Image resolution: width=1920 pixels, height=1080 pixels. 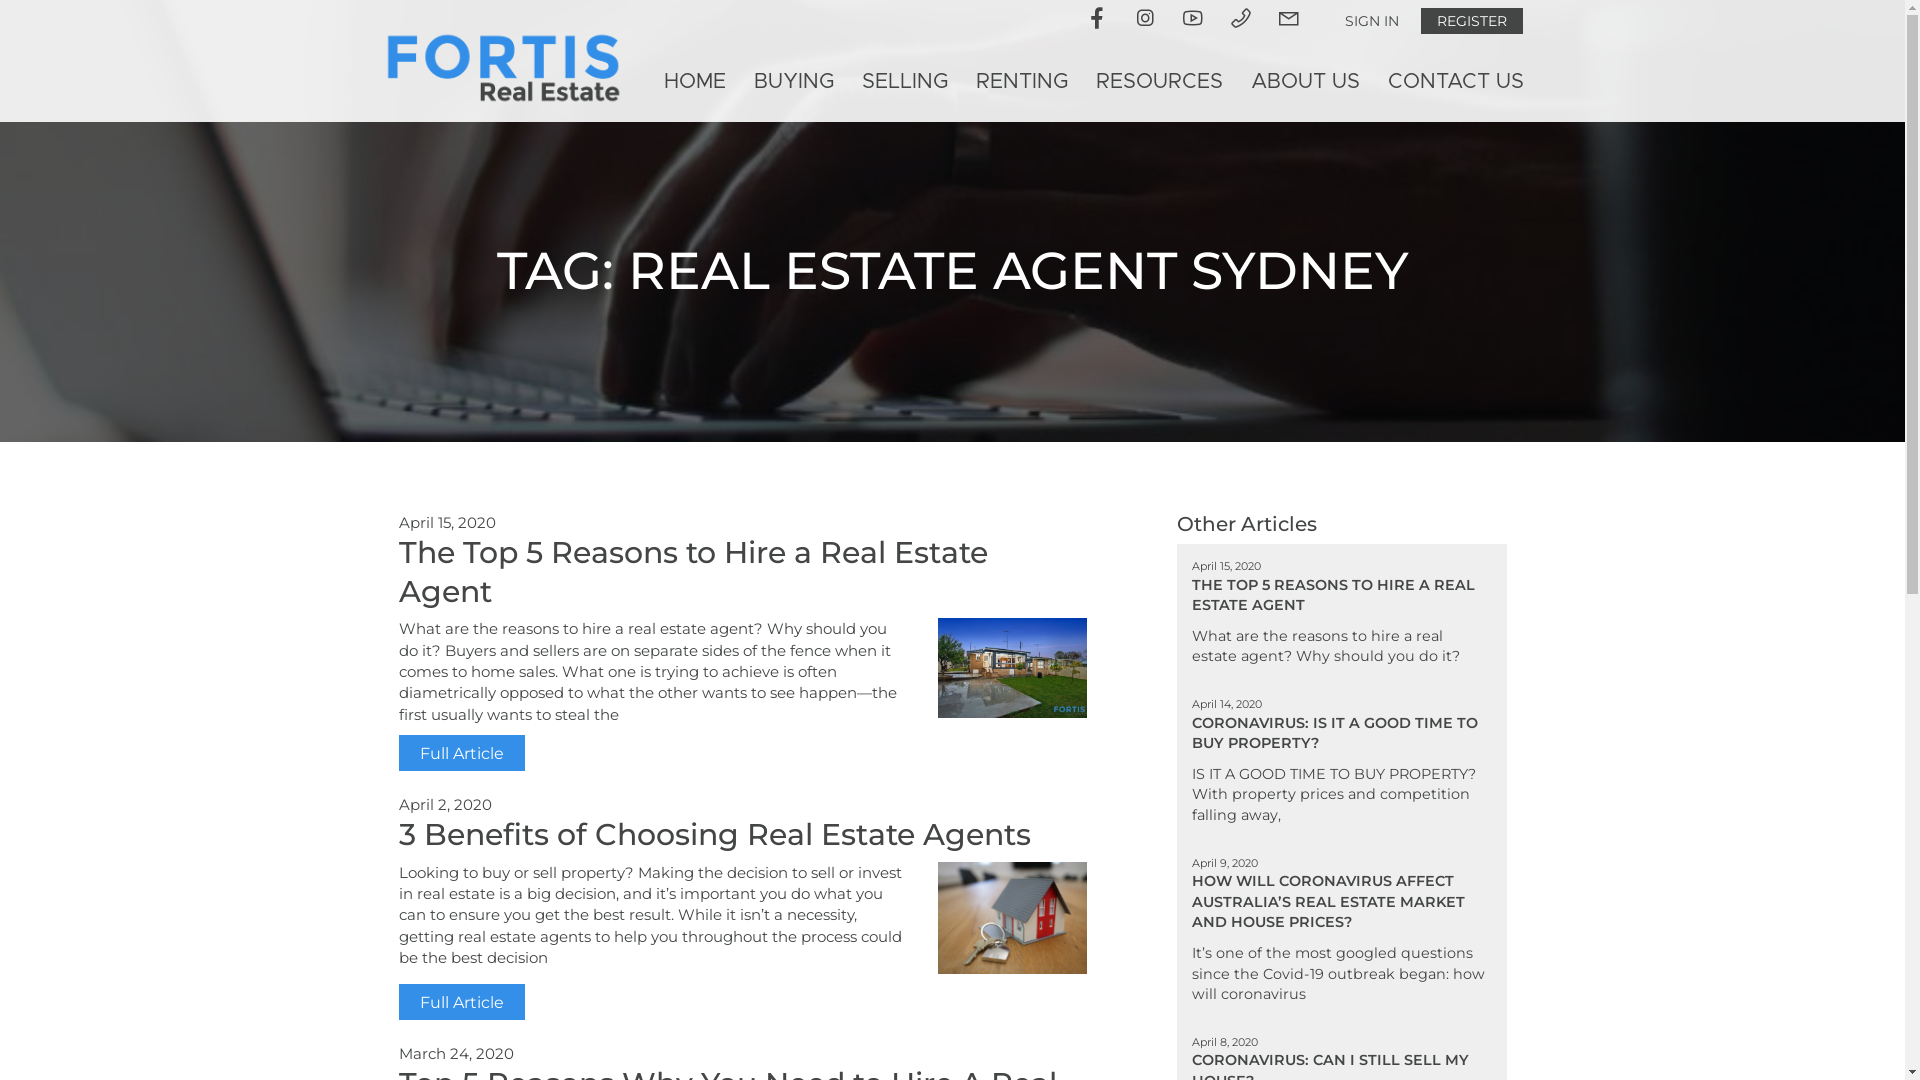 What do you see at coordinates (398, 803) in the screenshot?
I see `'April 2, 2020'` at bounding box center [398, 803].